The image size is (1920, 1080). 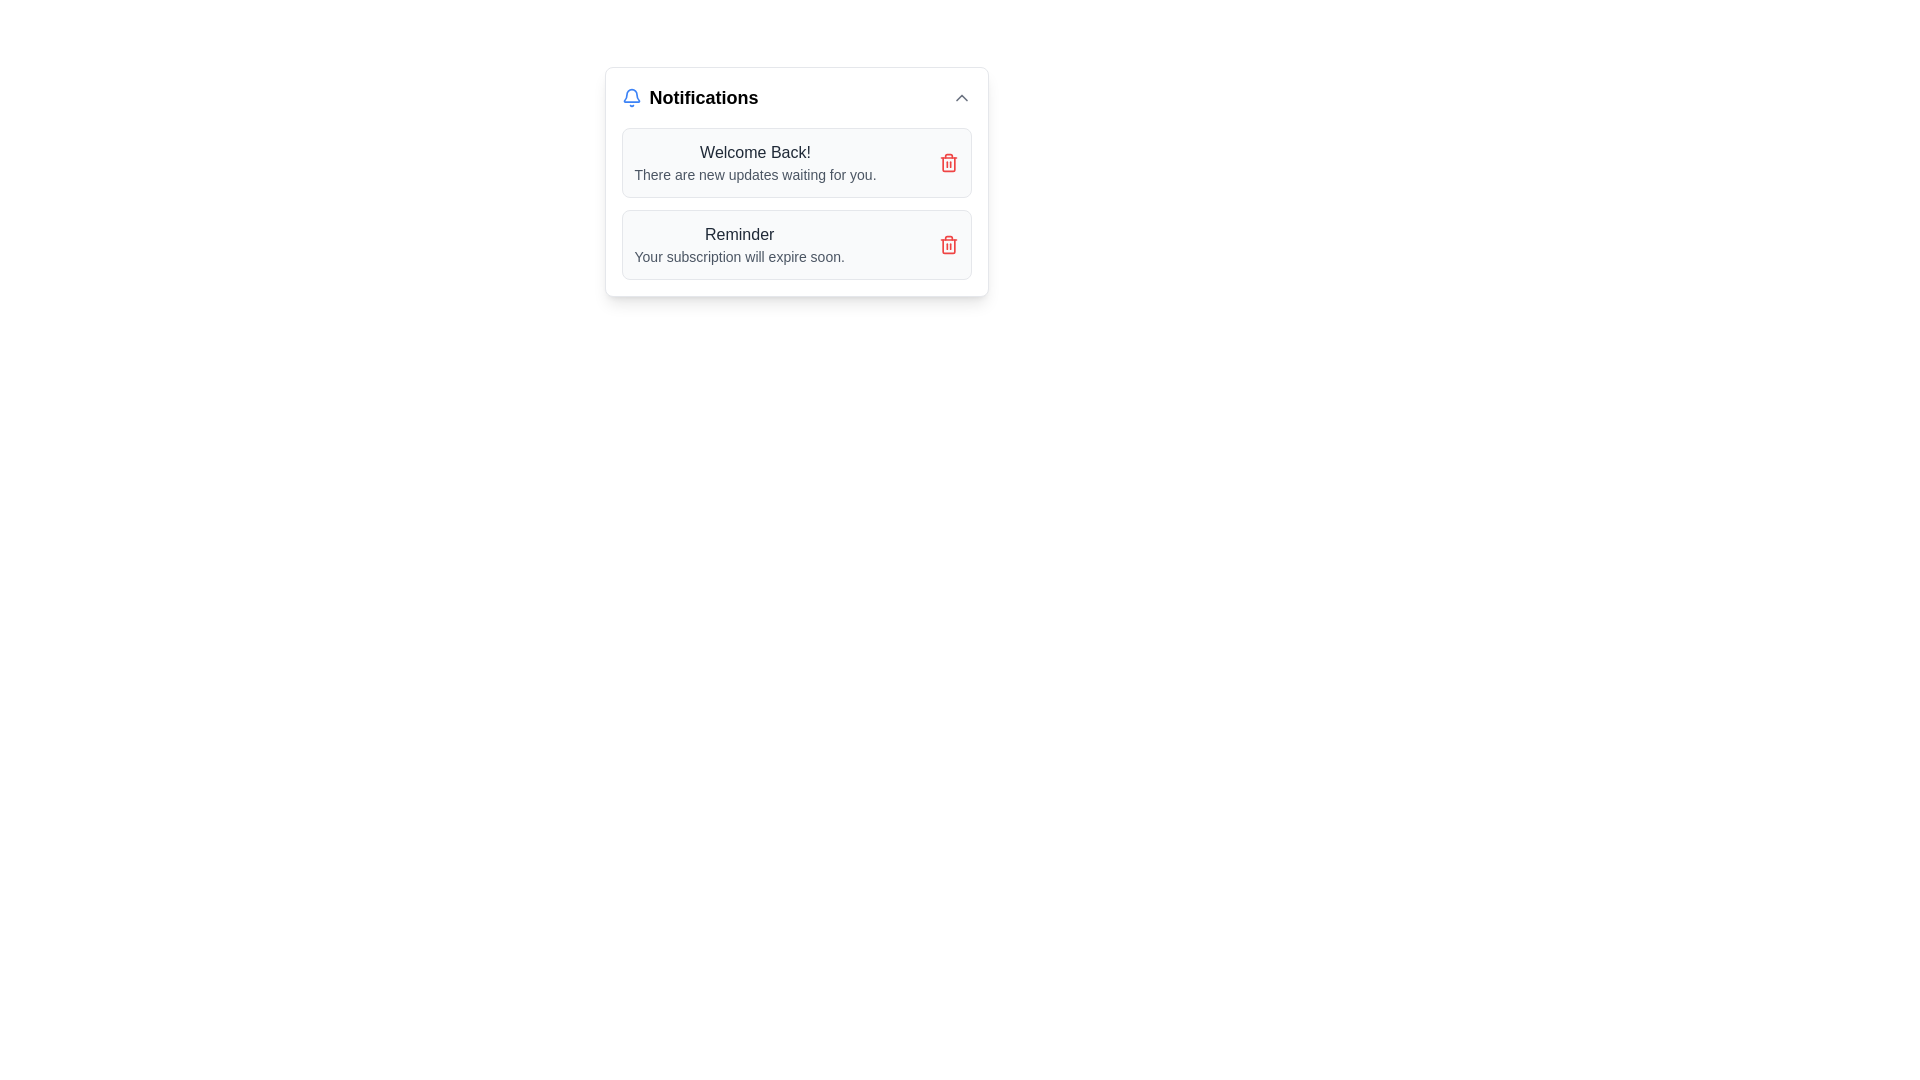 I want to click on the 'Reminder' text label in the notification panel, which is styled with gray color and is the first line of a two-line message, so click(x=738, y=234).